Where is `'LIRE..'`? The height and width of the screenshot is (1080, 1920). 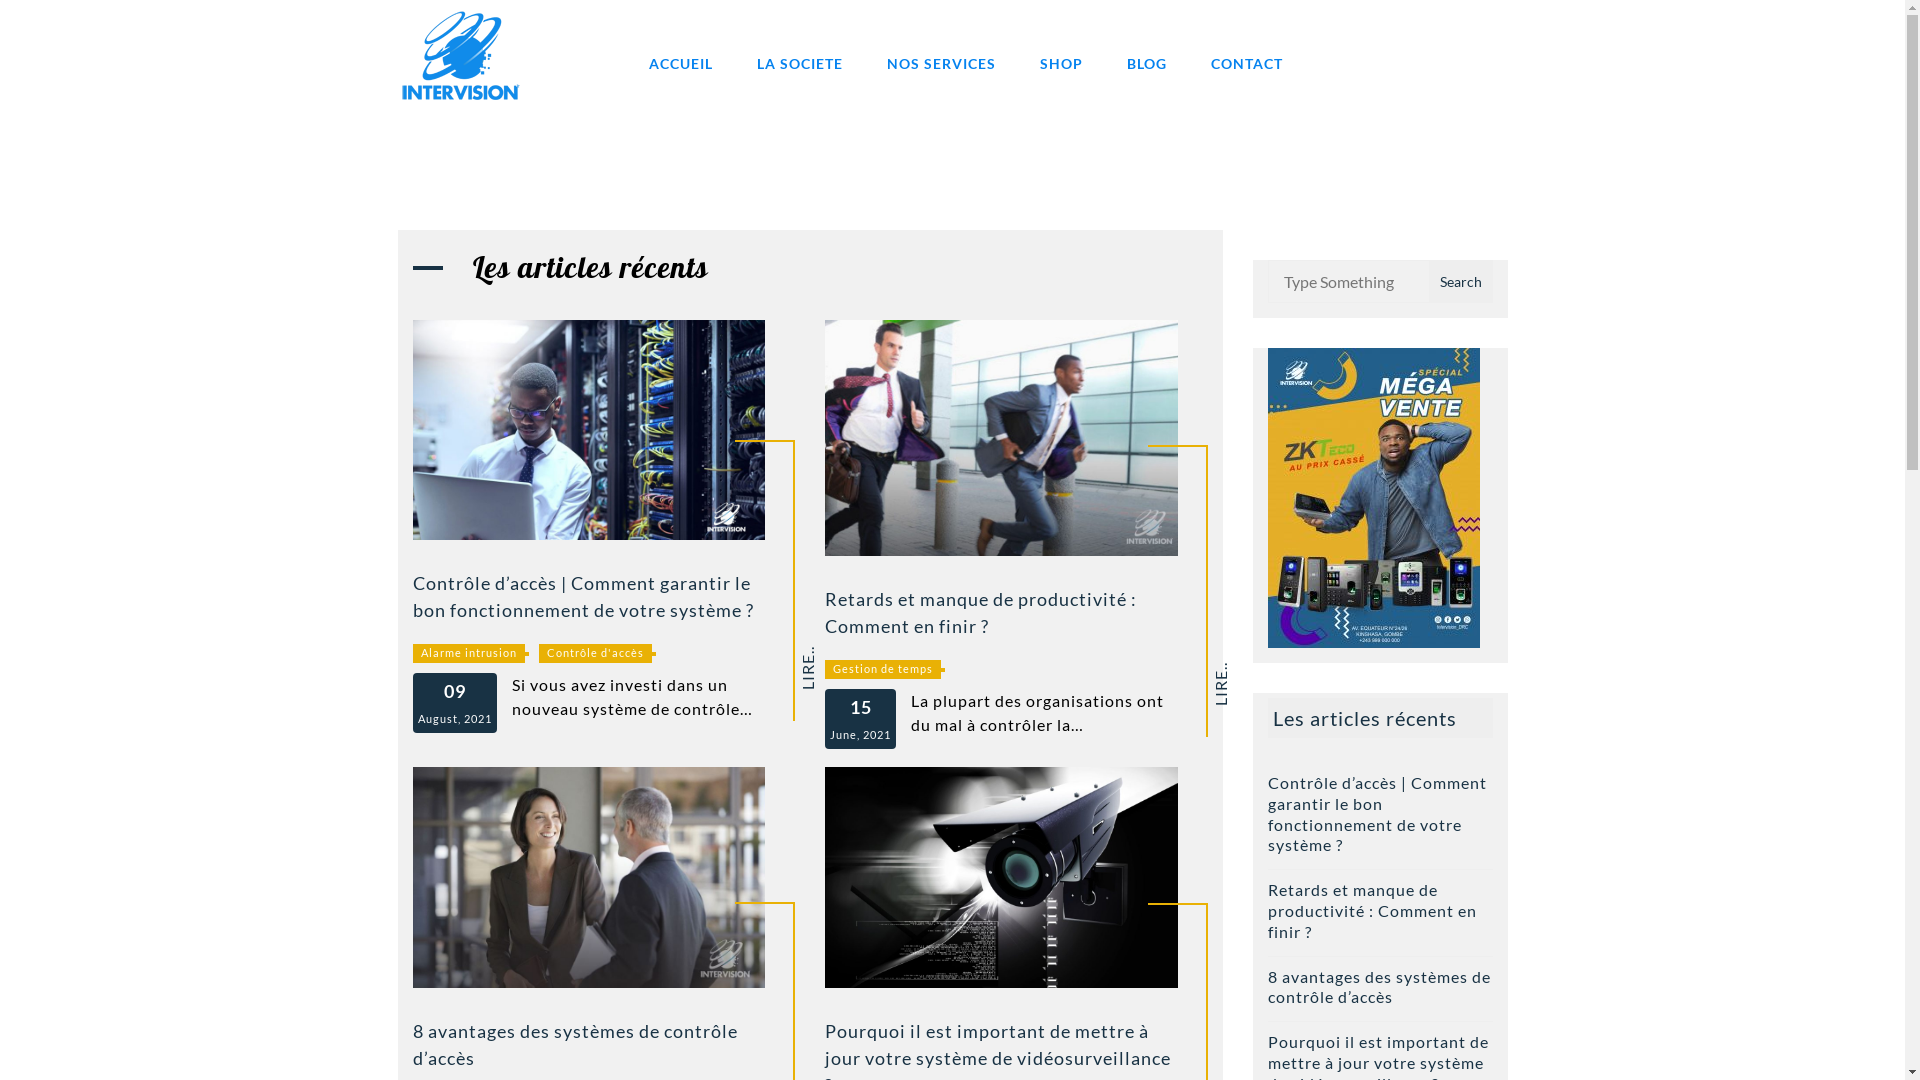
'LIRE..' is located at coordinates (821, 654).